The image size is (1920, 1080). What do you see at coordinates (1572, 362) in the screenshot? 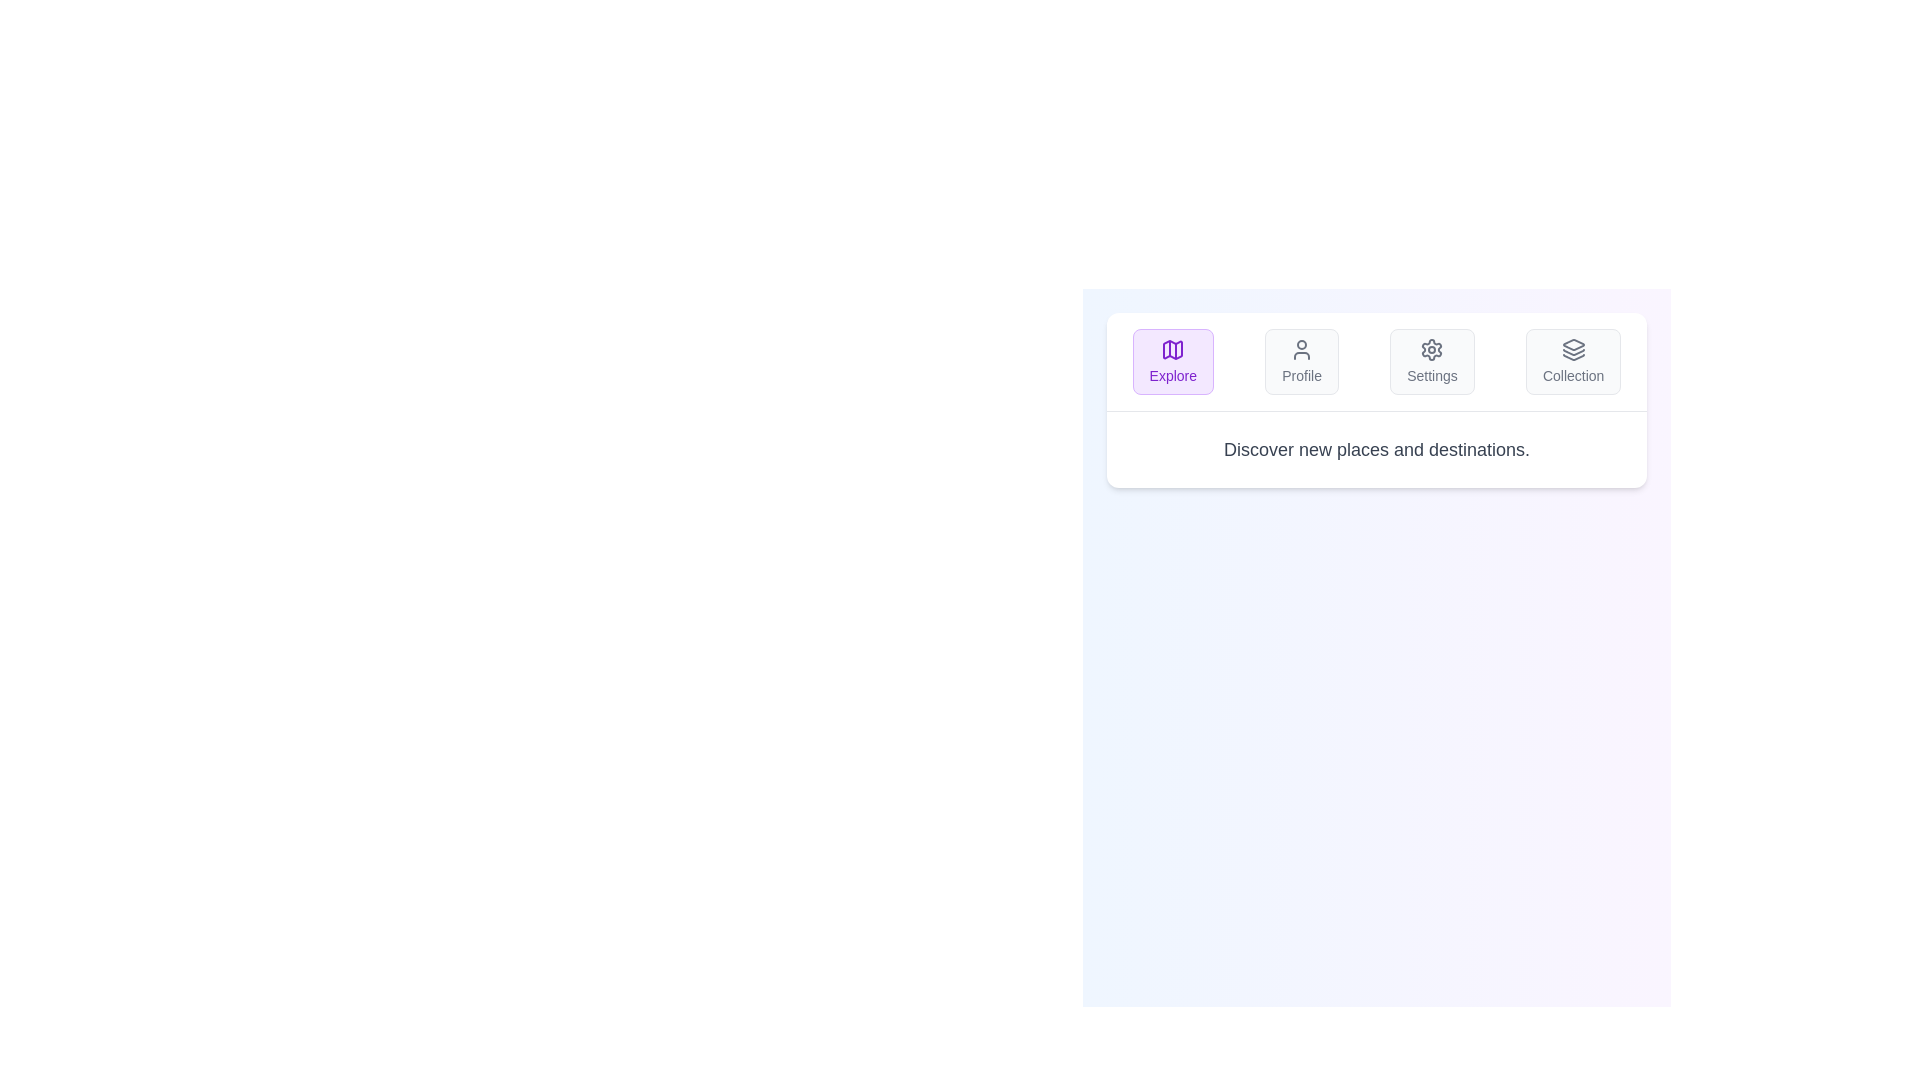
I see `the 'Collection' button, which is a vertically aligned button with a light gray background and an icon resembling stacked layers, positioned as the fourth button in a horizontal list of navigation buttons` at bounding box center [1572, 362].